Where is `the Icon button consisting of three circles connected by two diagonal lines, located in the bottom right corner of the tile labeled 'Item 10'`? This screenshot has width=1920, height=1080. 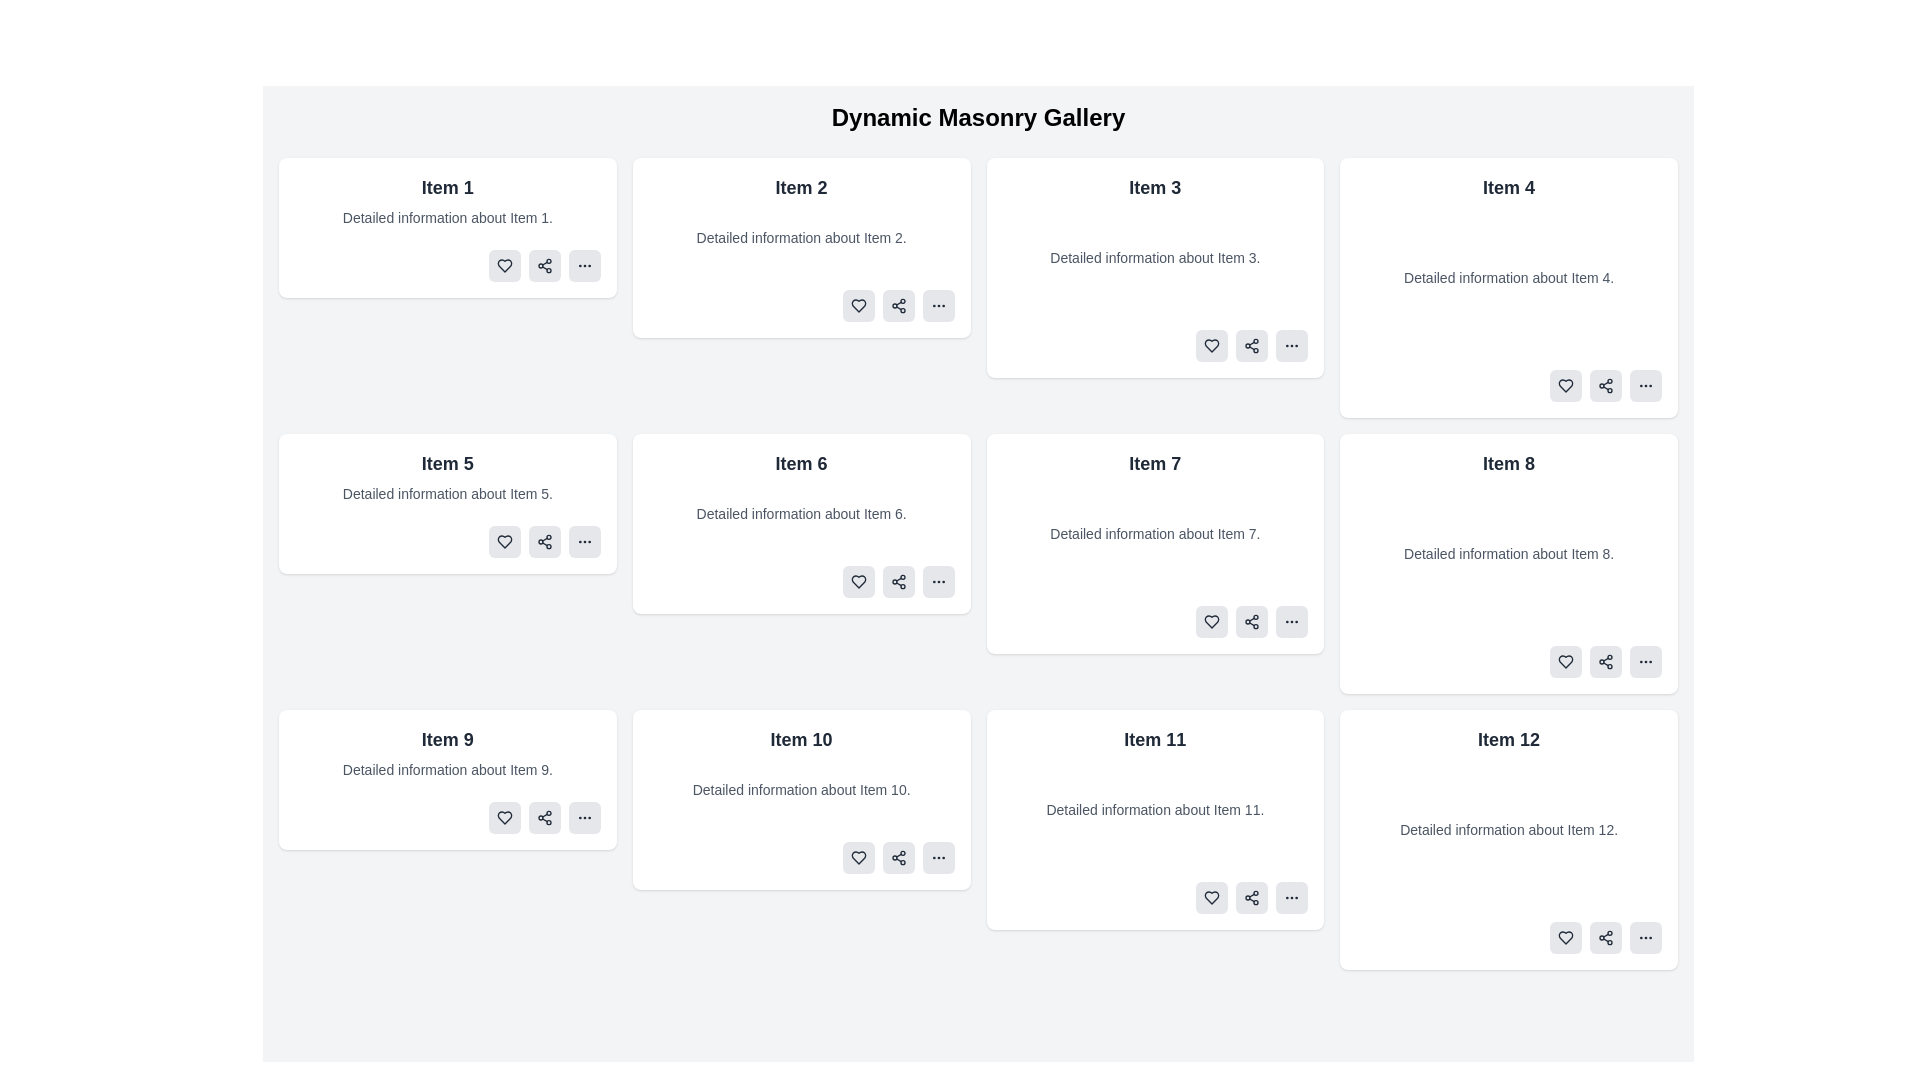
the Icon button consisting of three circles connected by two diagonal lines, located in the bottom right corner of the tile labeled 'Item 10' is located at coordinates (897, 856).